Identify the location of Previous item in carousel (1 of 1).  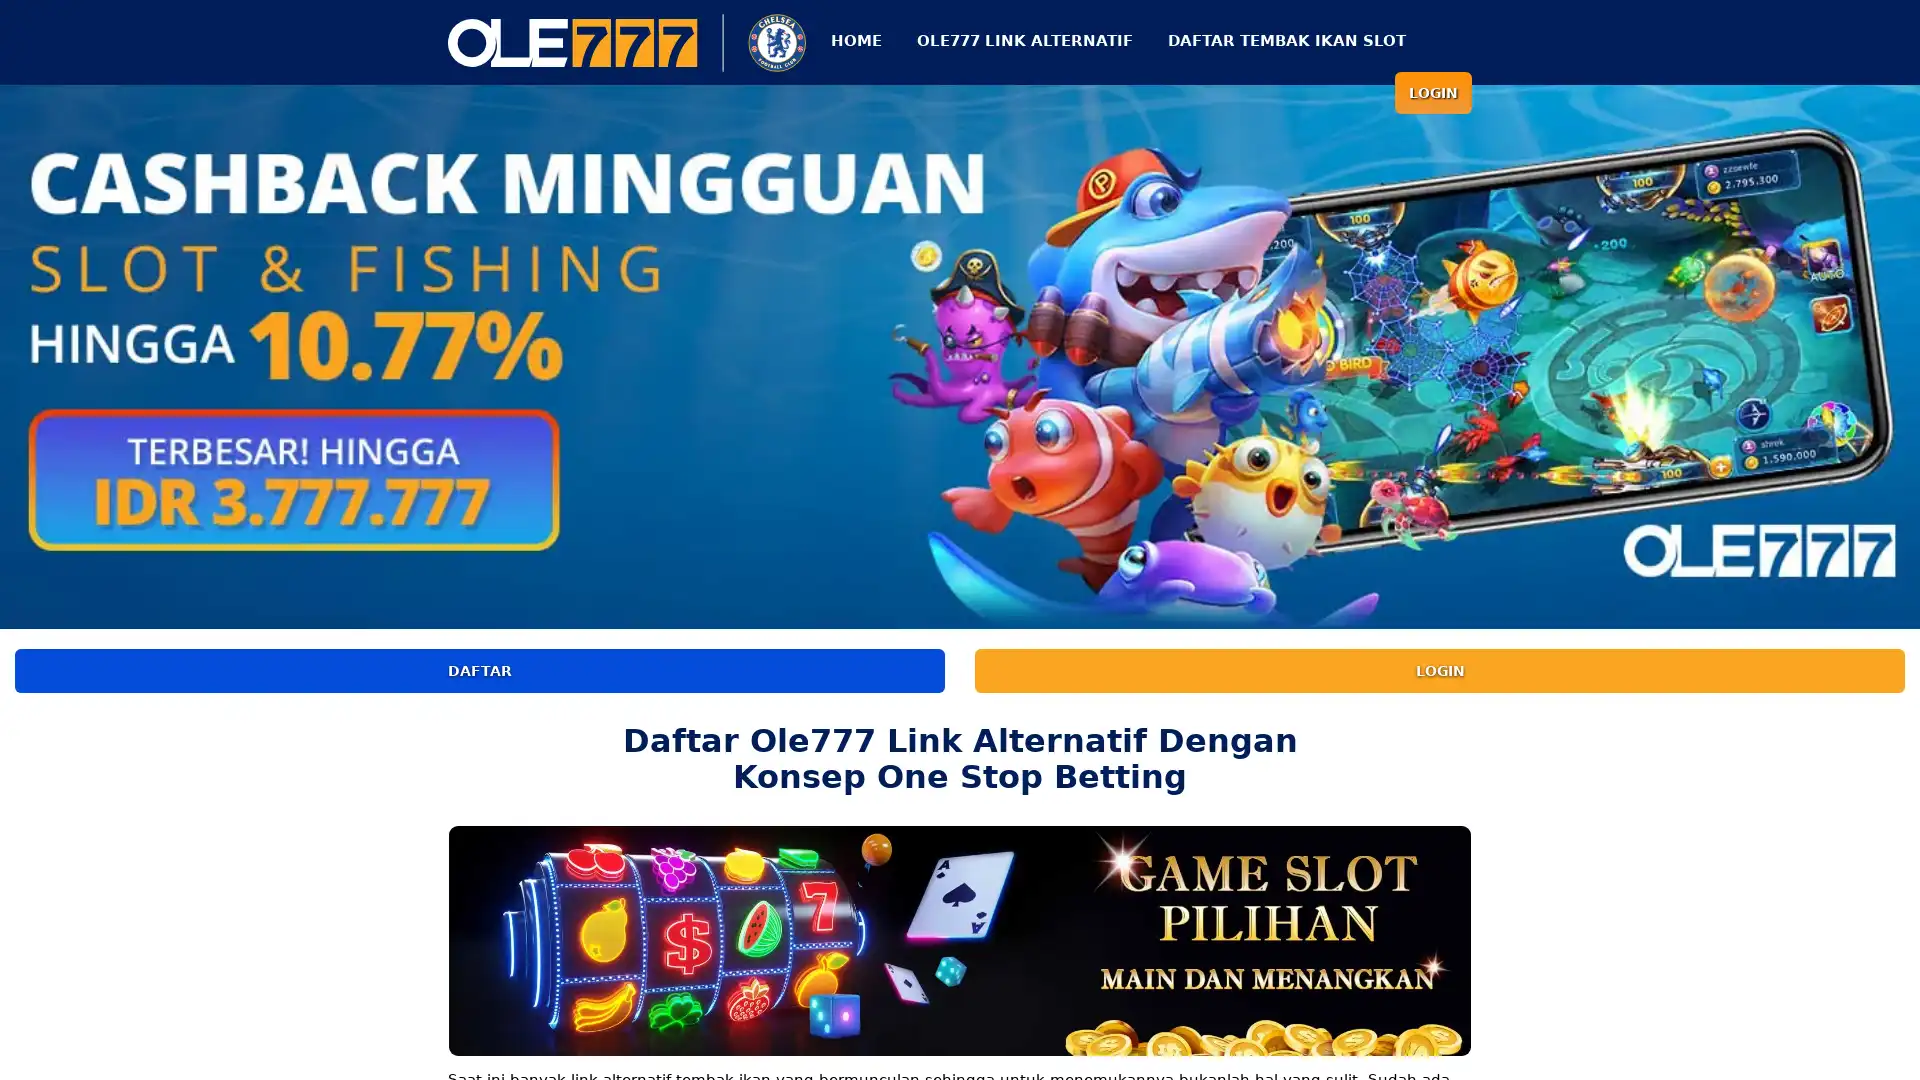
(16, 352).